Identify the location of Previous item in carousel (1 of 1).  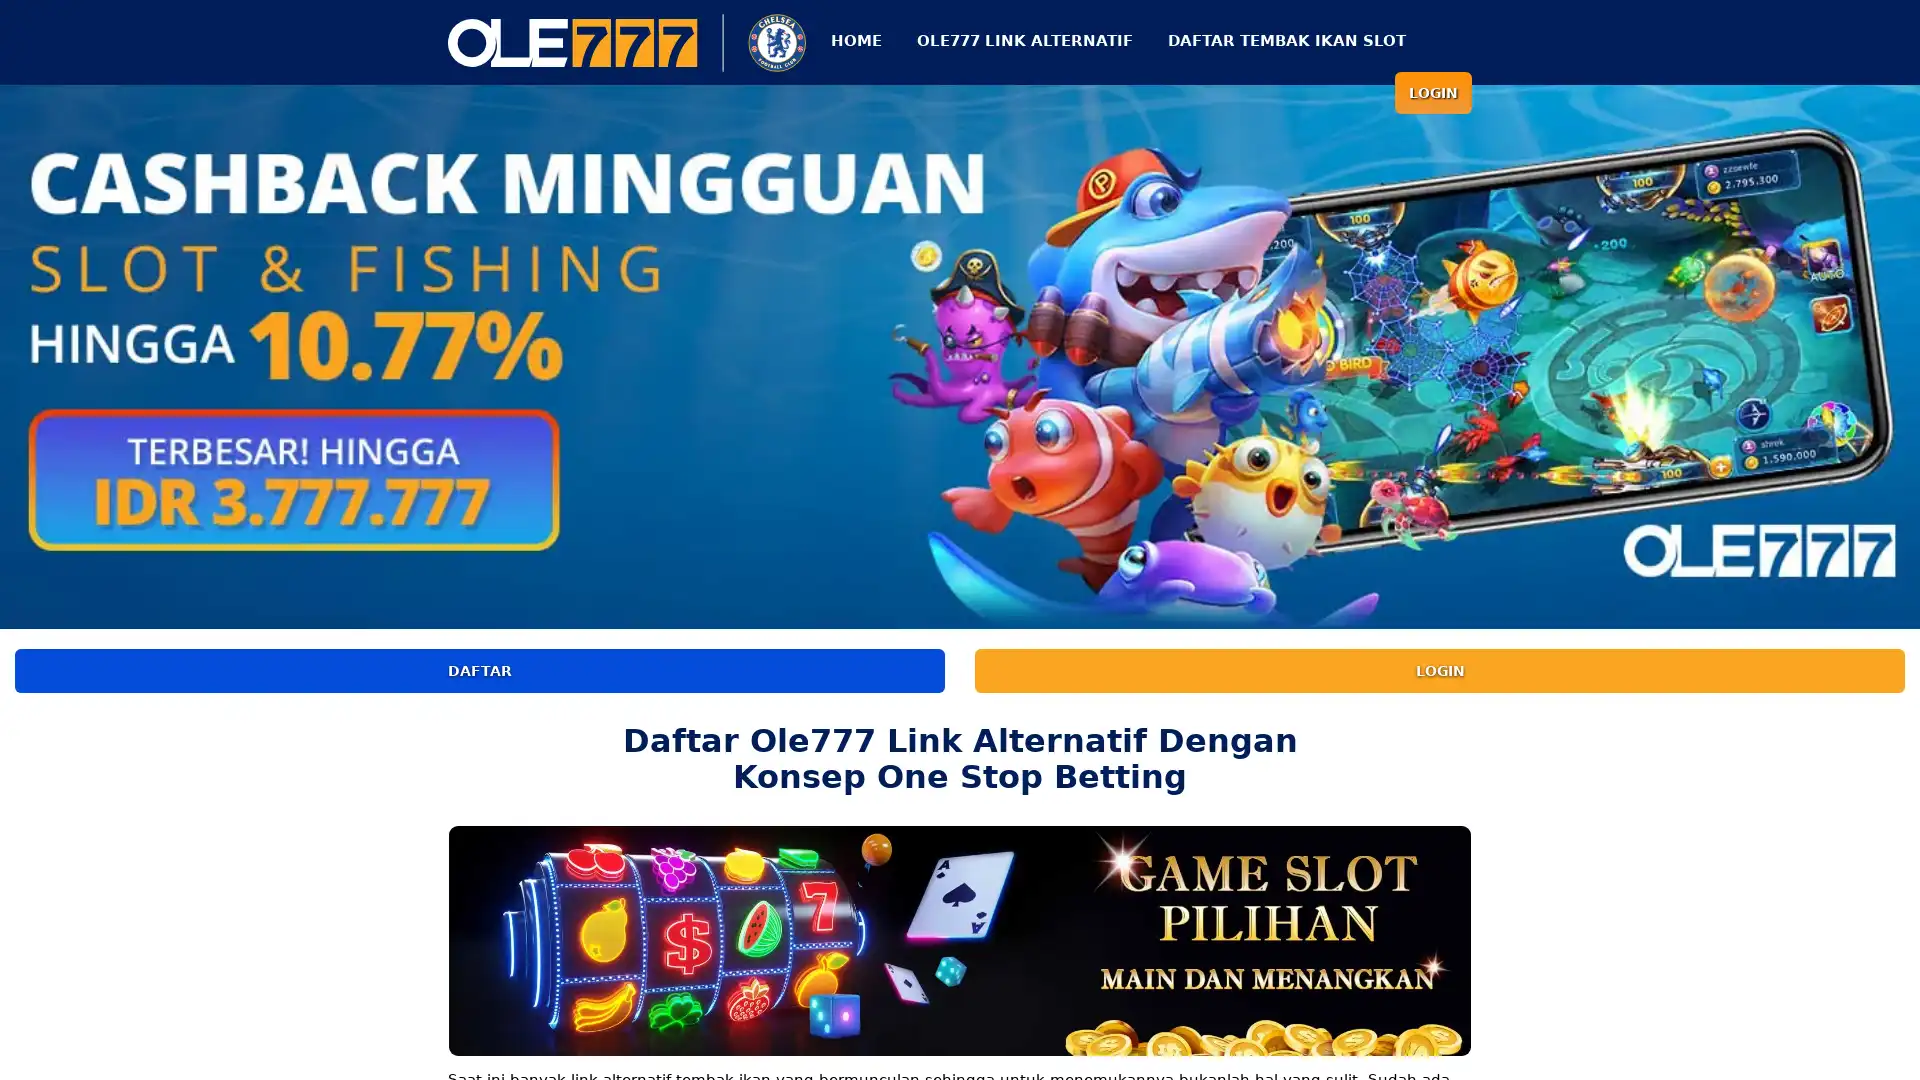
(16, 352).